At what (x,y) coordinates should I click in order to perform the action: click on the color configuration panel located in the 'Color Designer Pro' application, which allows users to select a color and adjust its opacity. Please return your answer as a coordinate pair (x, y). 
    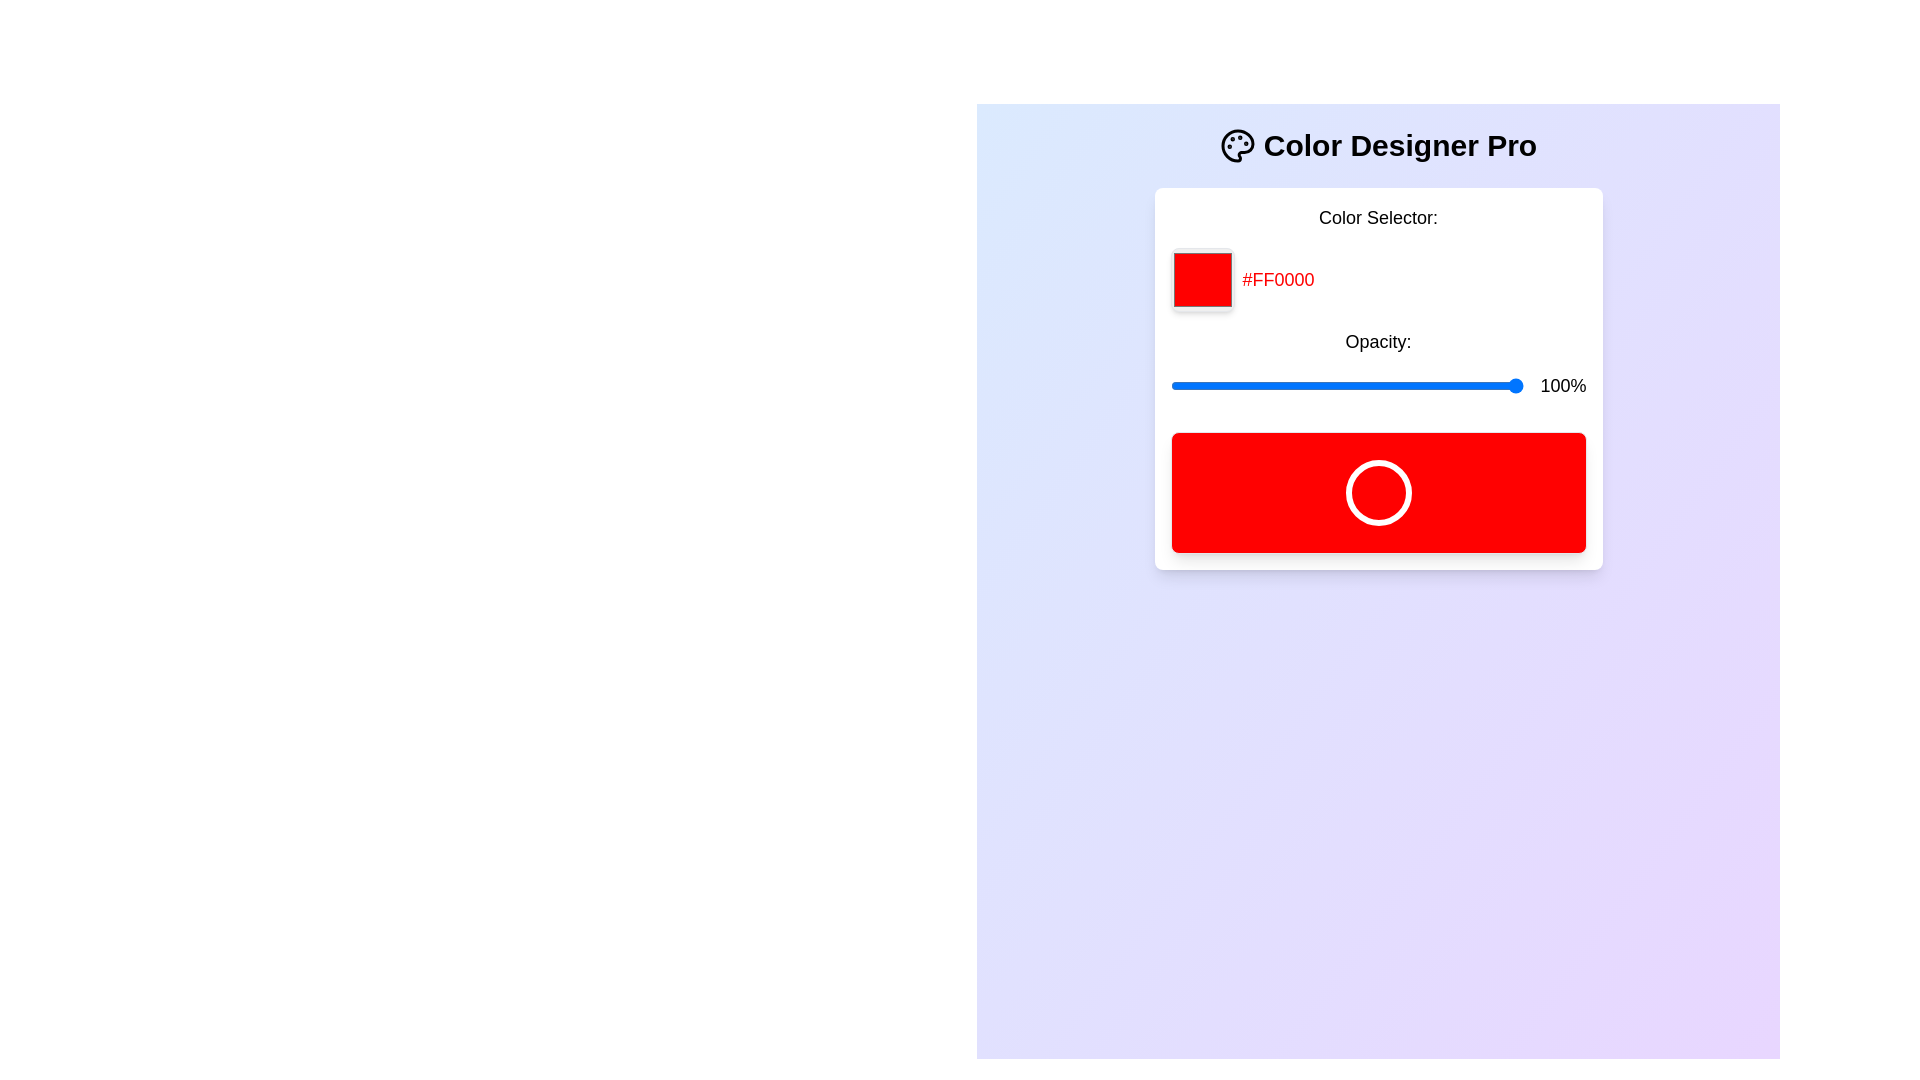
    Looking at the image, I should click on (1377, 378).